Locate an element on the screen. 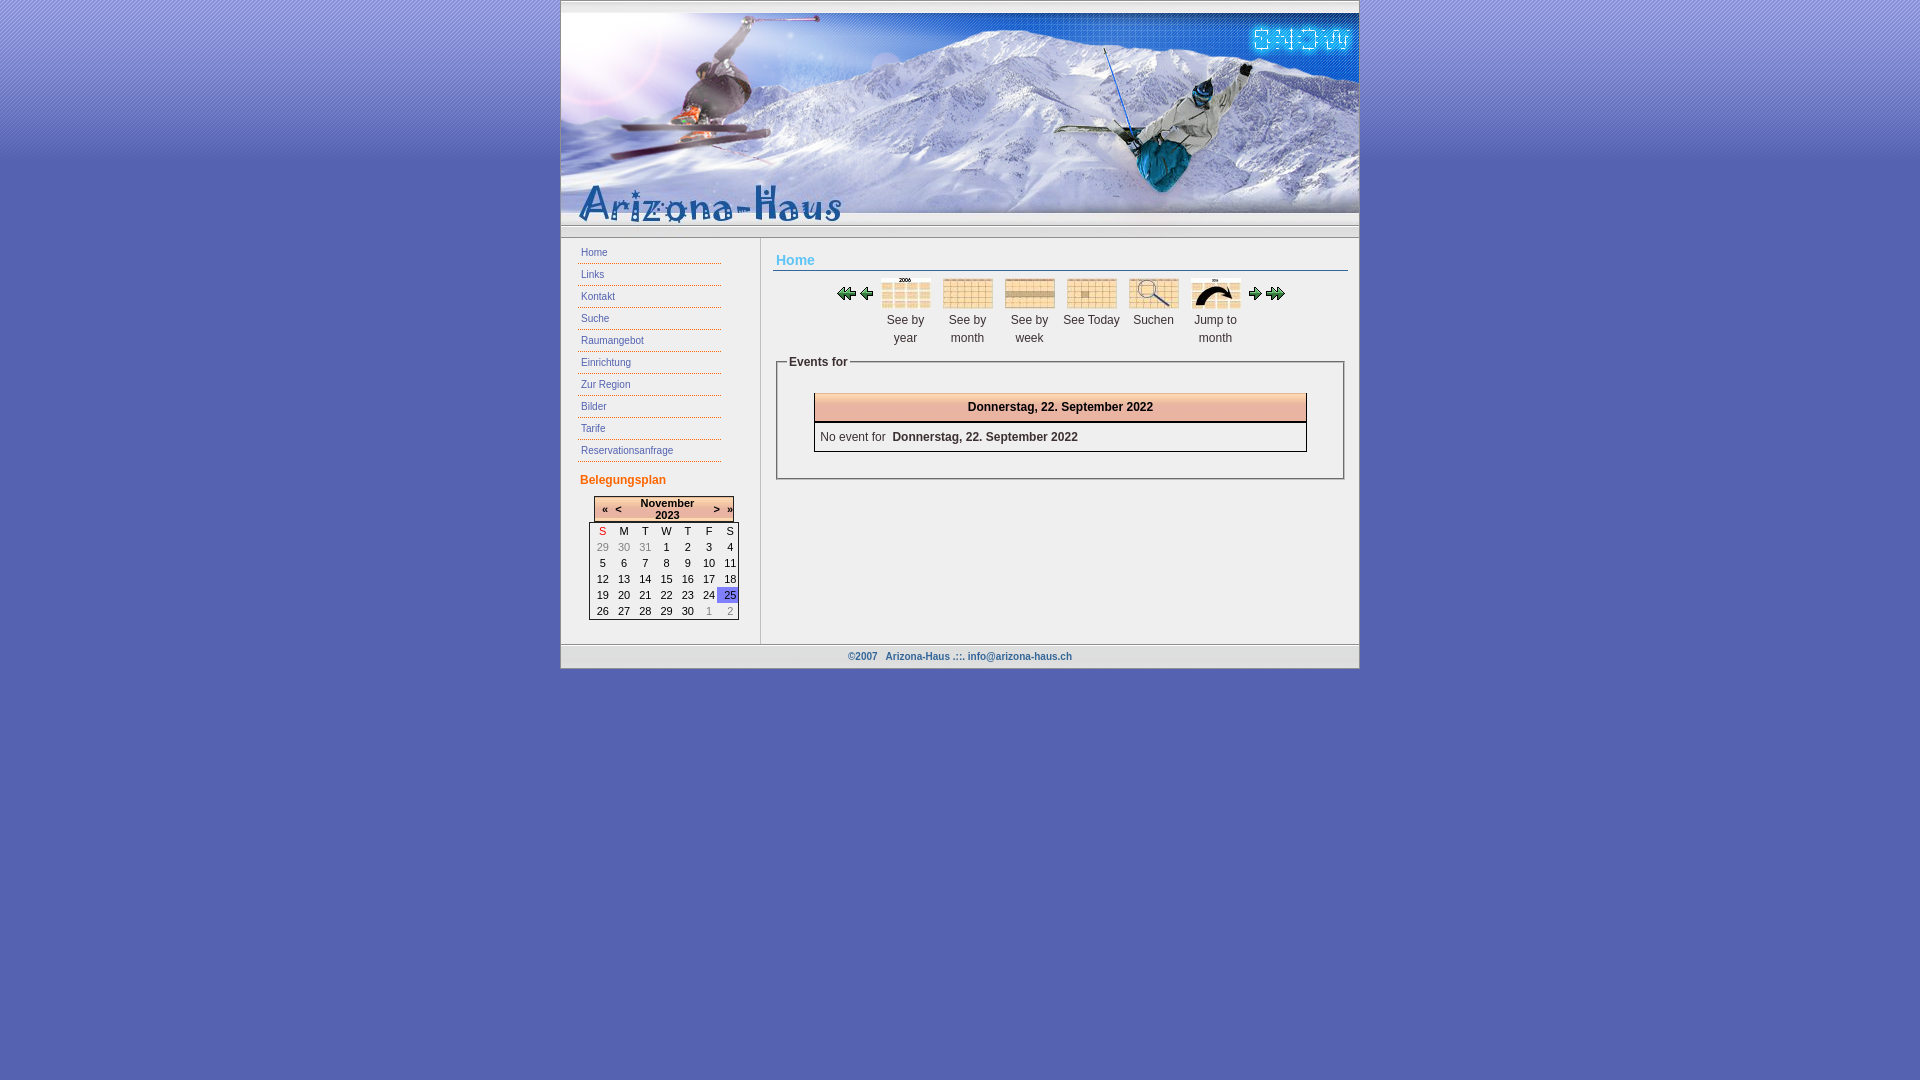 The image size is (1920, 1080). '2023' is located at coordinates (667, 514).